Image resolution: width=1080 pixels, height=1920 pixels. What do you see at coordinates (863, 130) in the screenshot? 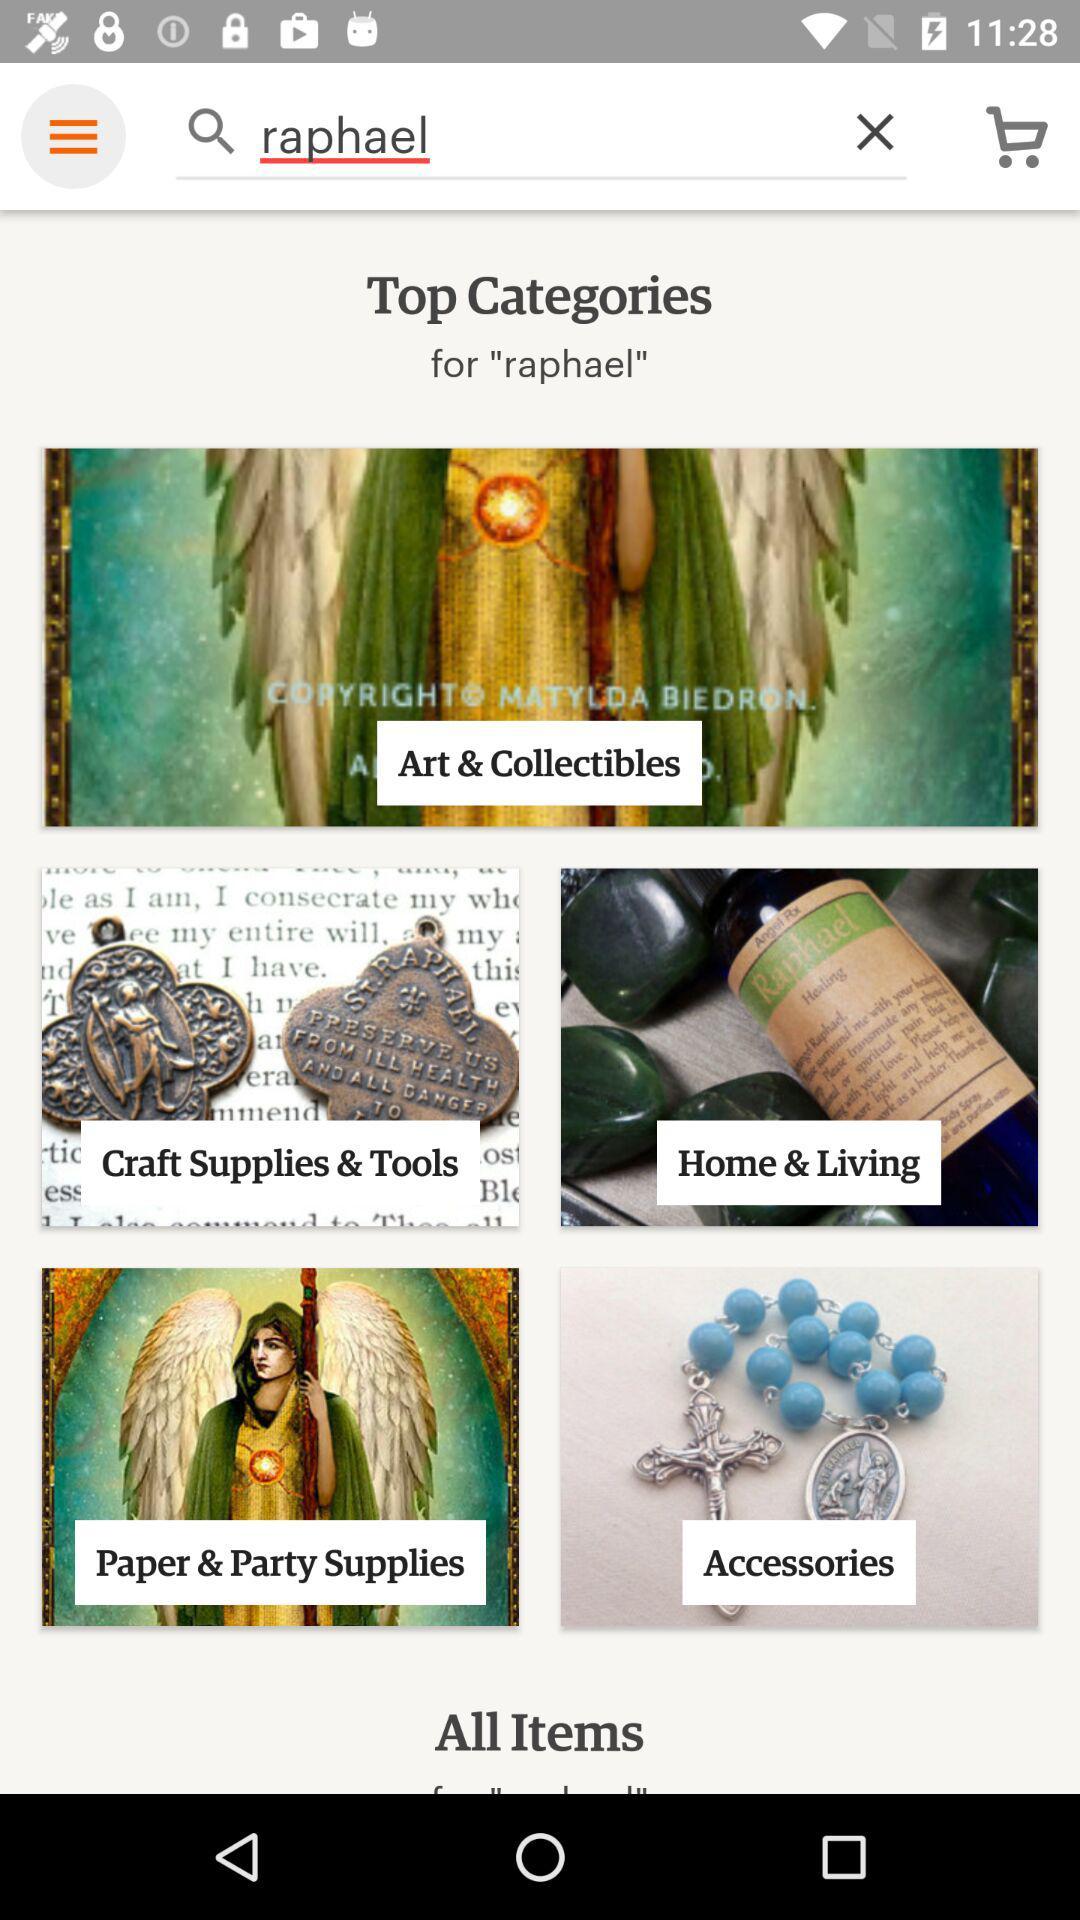
I see `the icon next to the raphael icon` at bounding box center [863, 130].